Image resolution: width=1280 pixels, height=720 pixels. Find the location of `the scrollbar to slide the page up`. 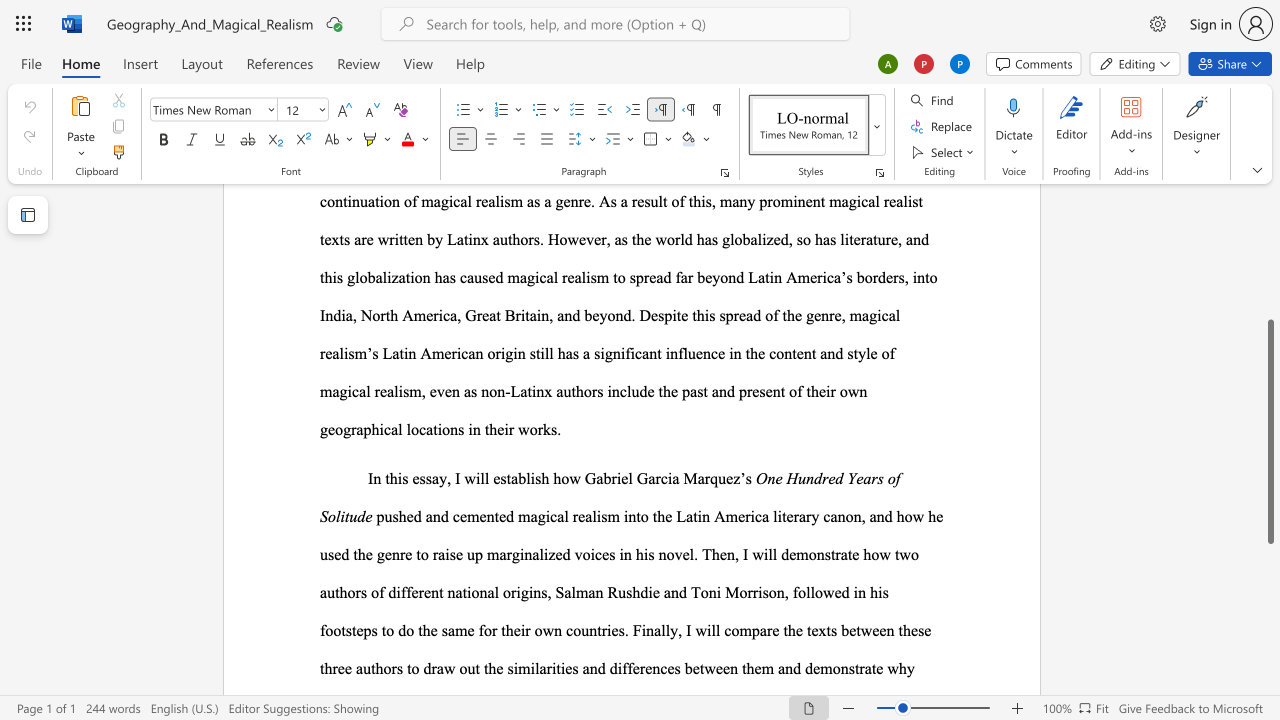

the scrollbar to slide the page up is located at coordinates (1269, 258).